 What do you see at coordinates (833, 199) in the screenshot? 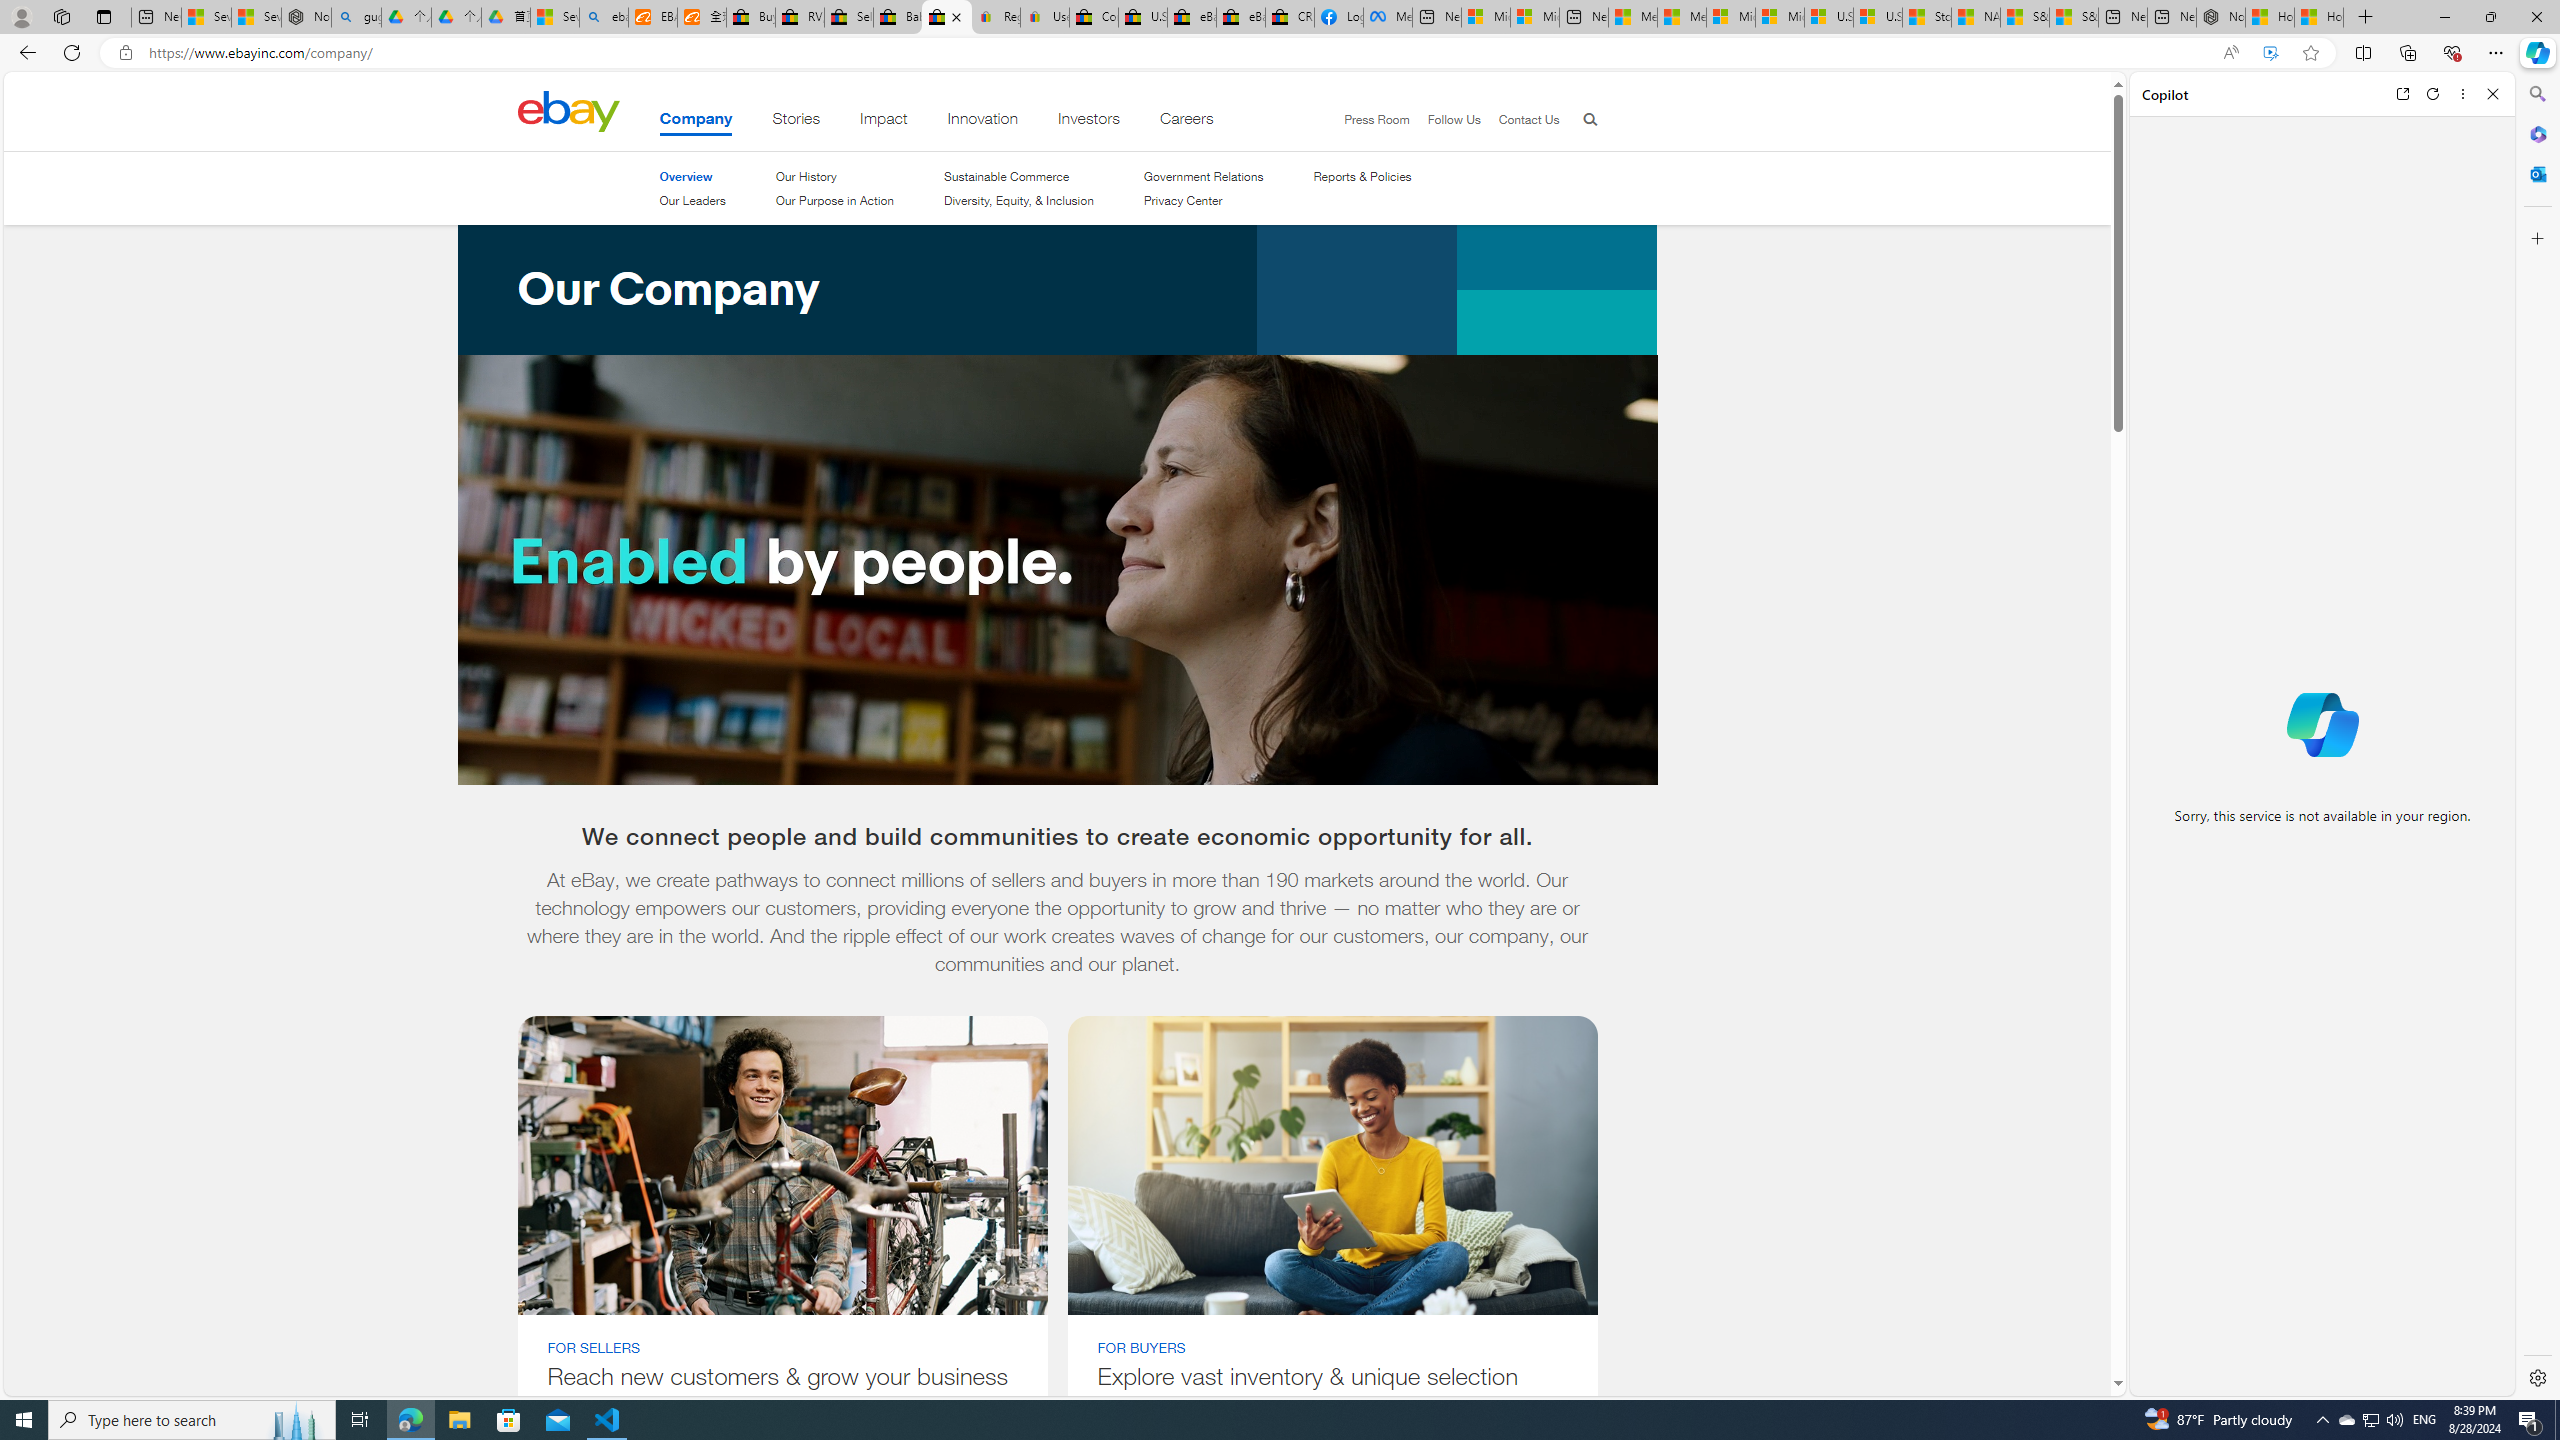
I see `'Our Purpose in Action'` at bounding box center [833, 199].